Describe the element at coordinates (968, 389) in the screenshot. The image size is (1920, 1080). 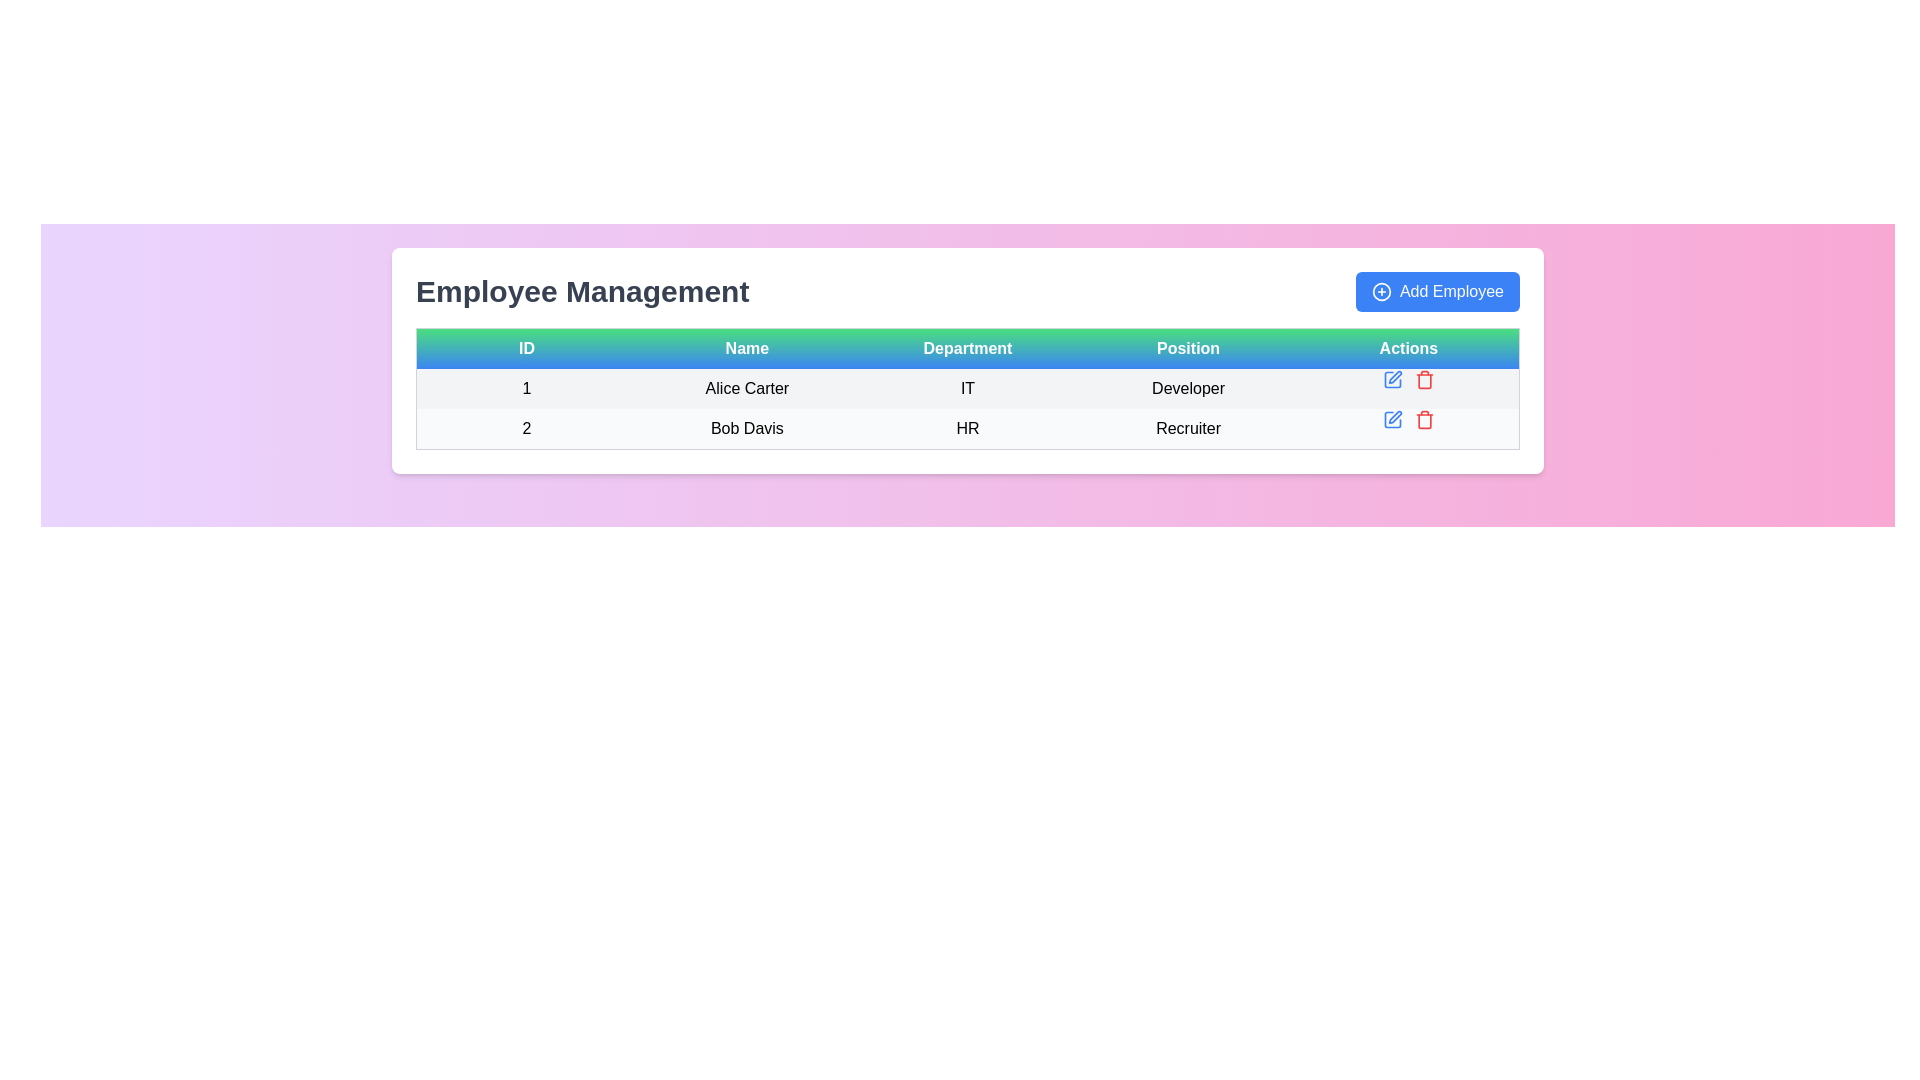
I see `the first table row in the 'Employee Management' section to interact with the displayed employee information` at that location.